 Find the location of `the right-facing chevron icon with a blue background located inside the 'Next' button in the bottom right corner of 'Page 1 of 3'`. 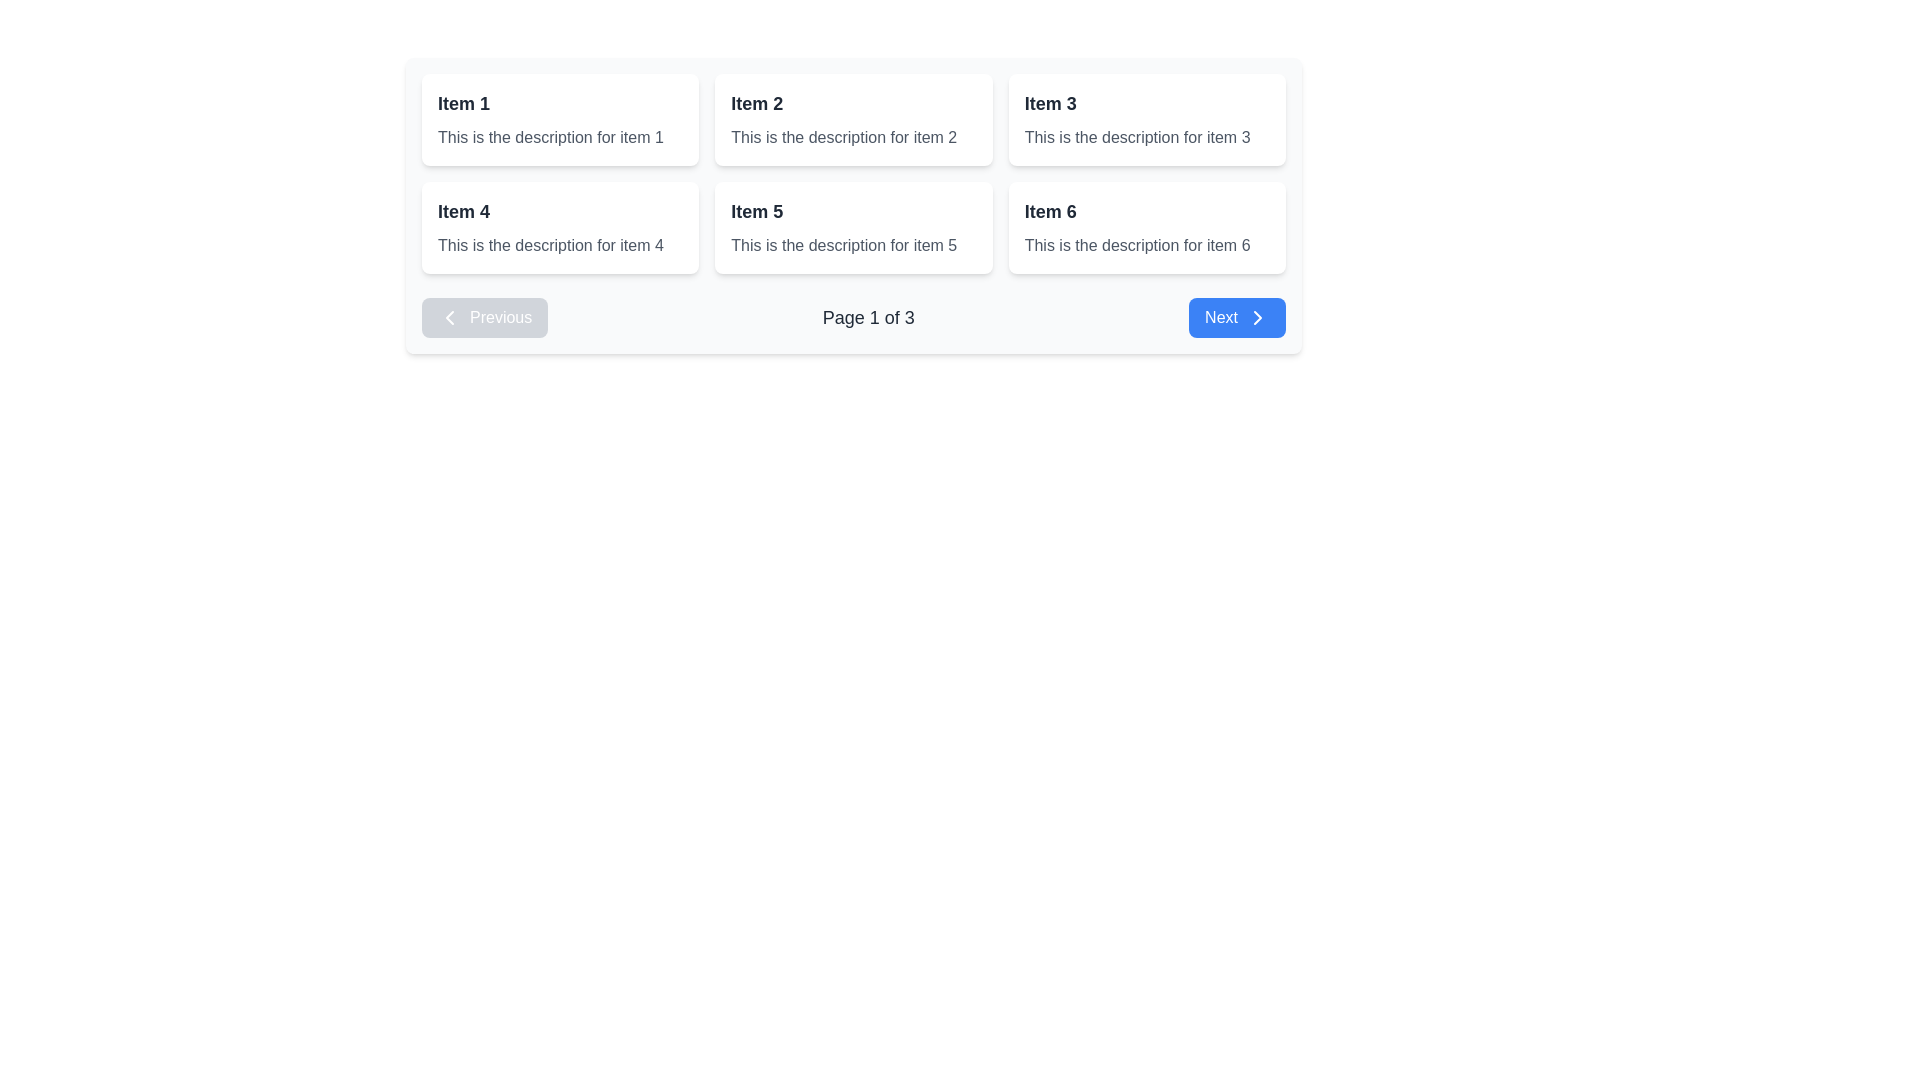

the right-facing chevron icon with a blue background located inside the 'Next' button in the bottom right corner of 'Page 1 of 3' is located at coordinates (1256, 316).